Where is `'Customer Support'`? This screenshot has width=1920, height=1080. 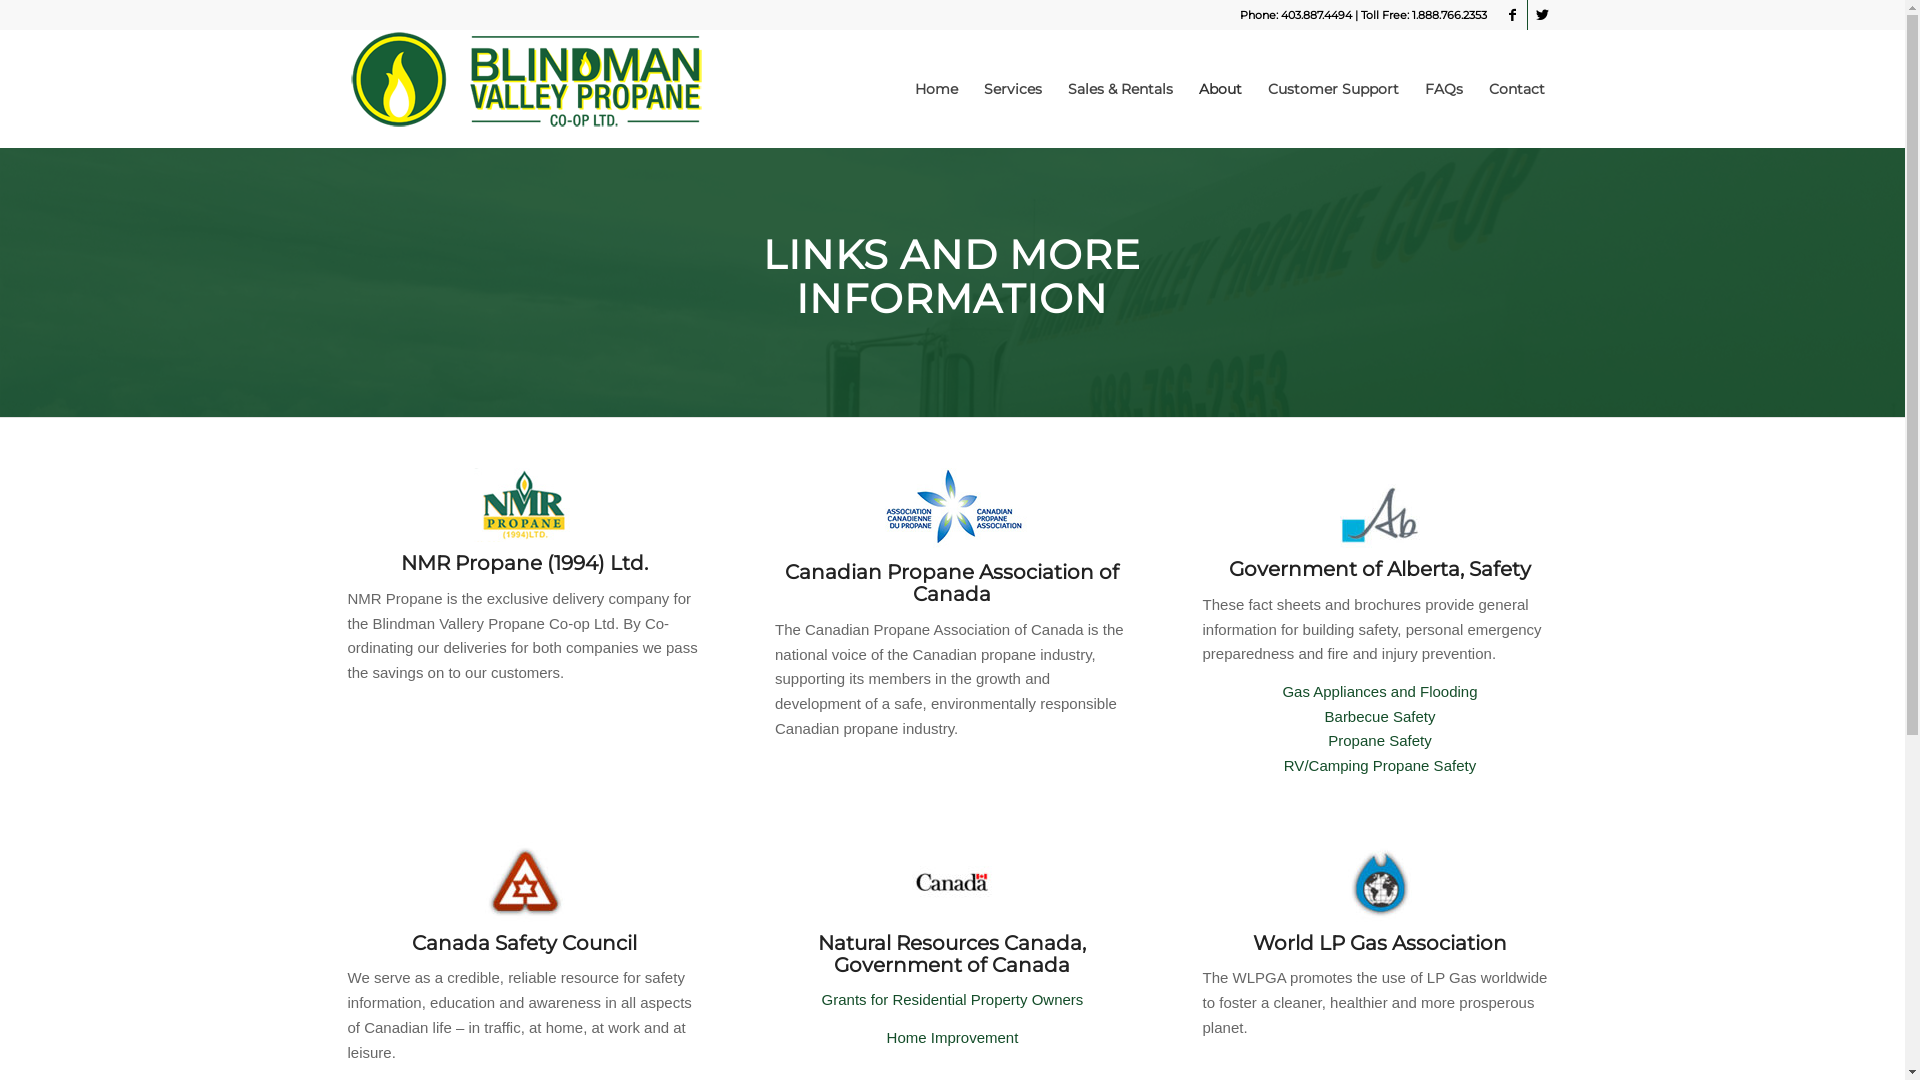
'Customer Support' is located at coordinates (1332, 87).